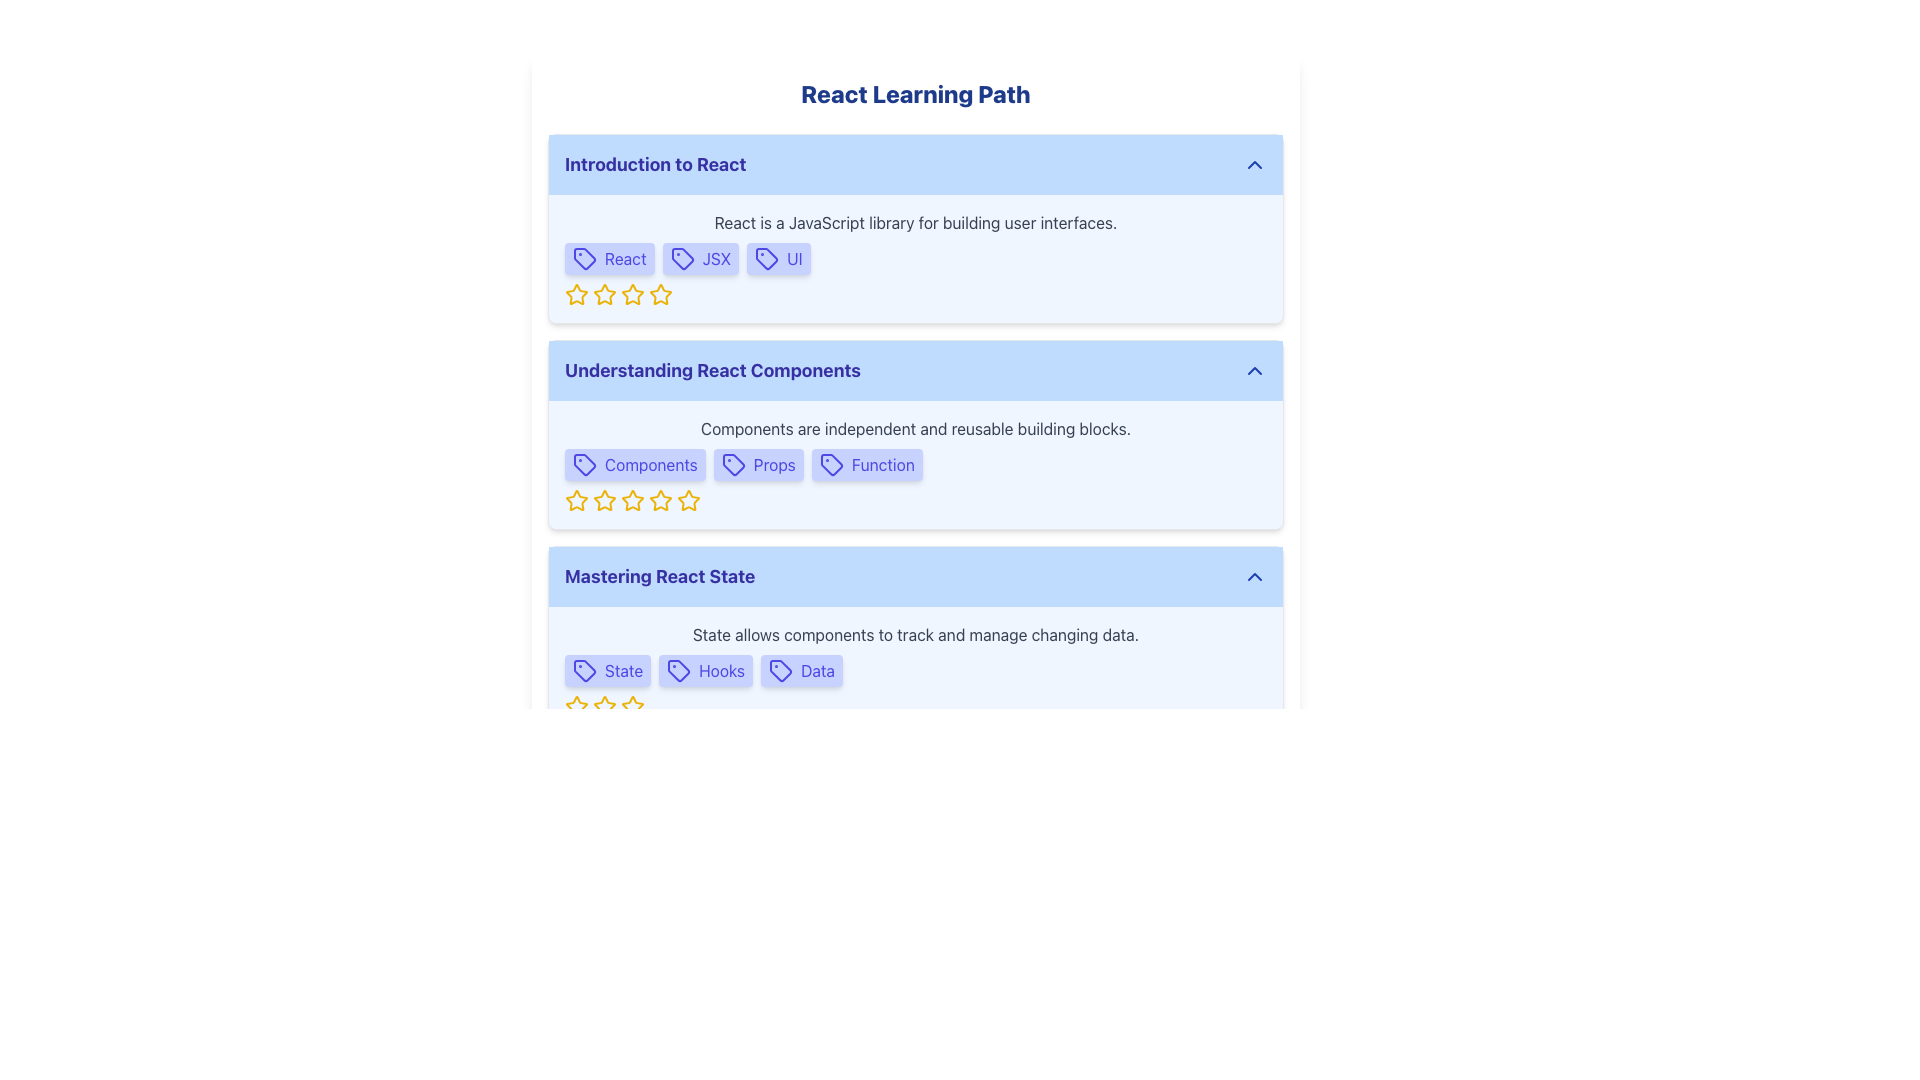  Describe the element at coordinates (706, 671) in the screenshot. I see `the 'Hooks' badge, which is the second badge in the horizontal arrangement, featuring a purple tag icon and bold indigo text on a light indigo background` at that location.